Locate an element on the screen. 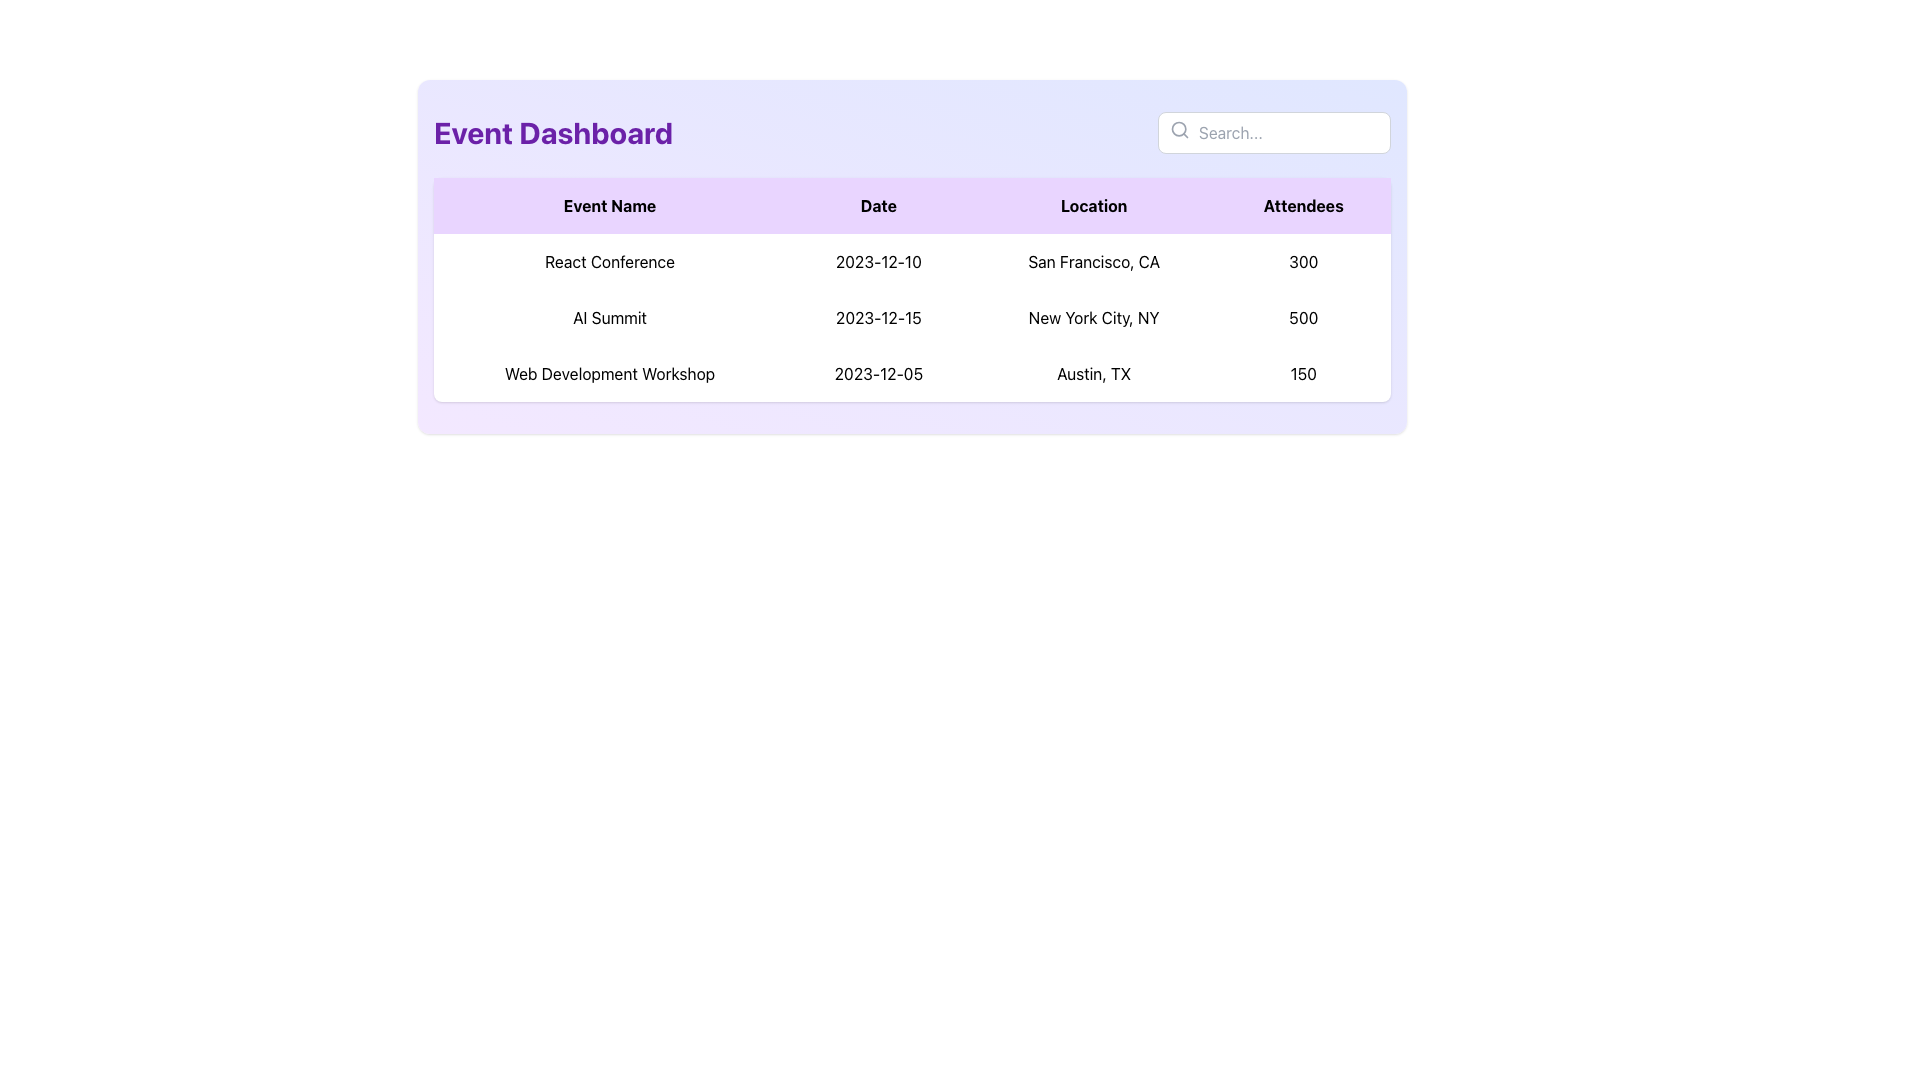 Image resolution: width=1920 pixels, height=1080 pixels. text displayed in bold black as '500' in the 'Attendees' column of the table, specifically aligned with the 'AI Summit' row is located at coordinates (1303, 316).